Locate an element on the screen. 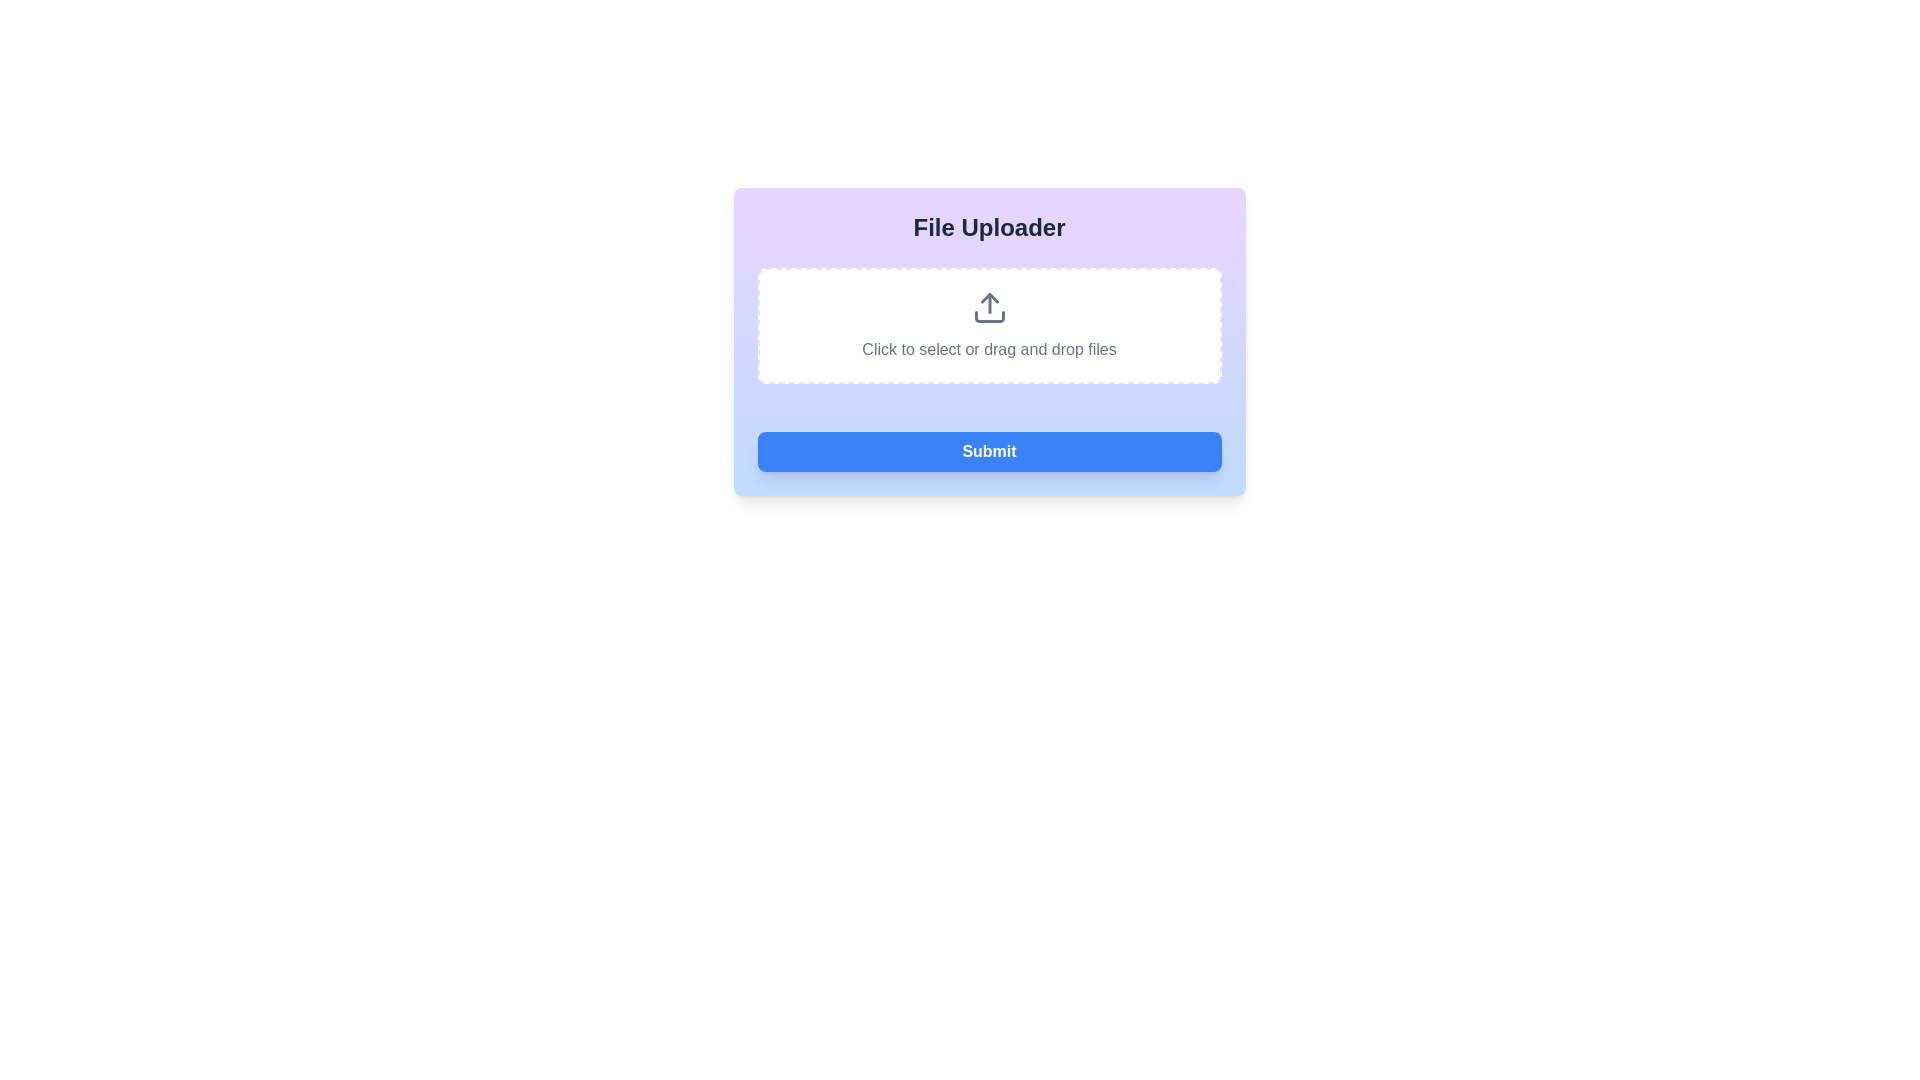 This screenshot has width=1920, height=1080. the gray outlined upload icon with an upward-pointing arrow, which is centered within a dashed-bordered drop zone area that has text reading 'Click to select or drag and drop files' is located at coordinates (989, 308).